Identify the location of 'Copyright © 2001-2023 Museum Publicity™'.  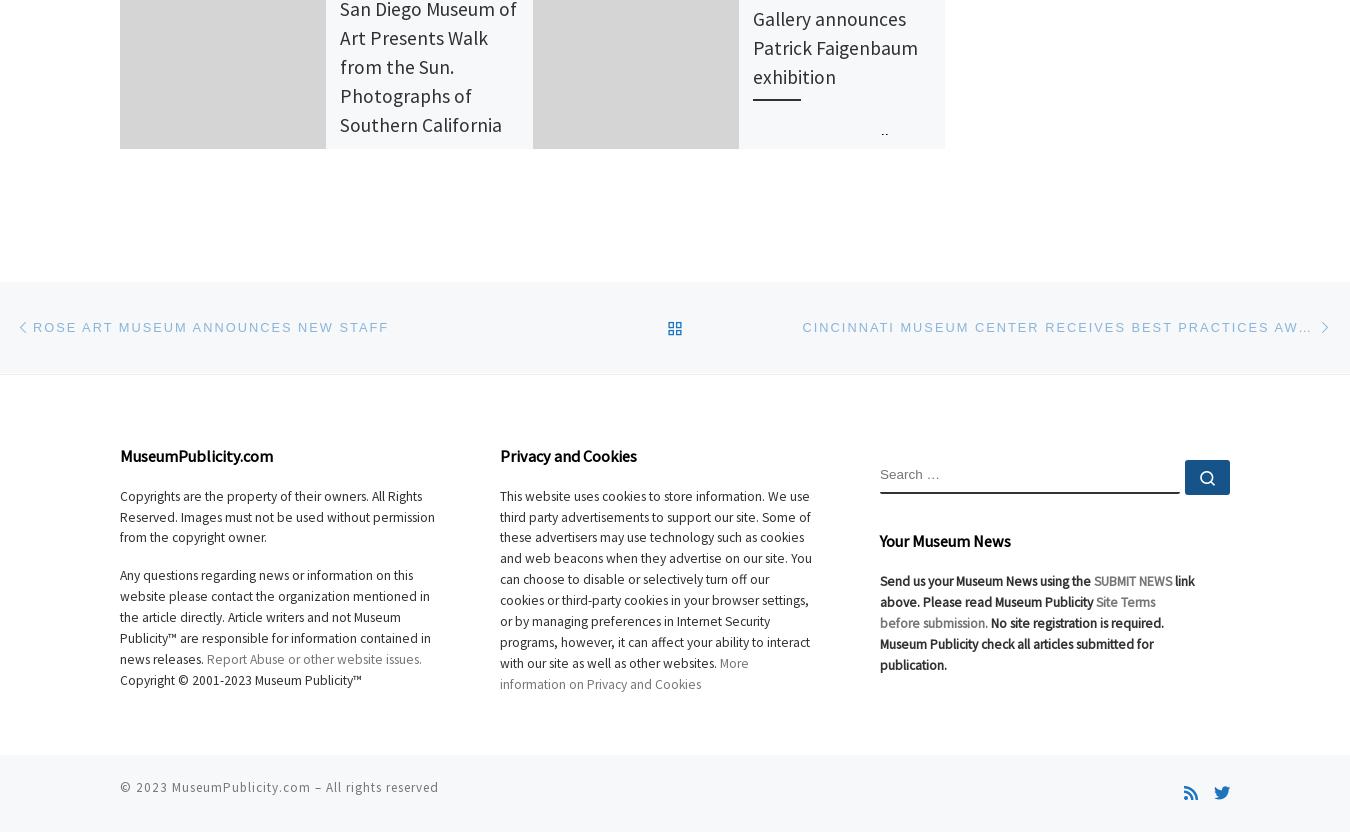
(239, 678).